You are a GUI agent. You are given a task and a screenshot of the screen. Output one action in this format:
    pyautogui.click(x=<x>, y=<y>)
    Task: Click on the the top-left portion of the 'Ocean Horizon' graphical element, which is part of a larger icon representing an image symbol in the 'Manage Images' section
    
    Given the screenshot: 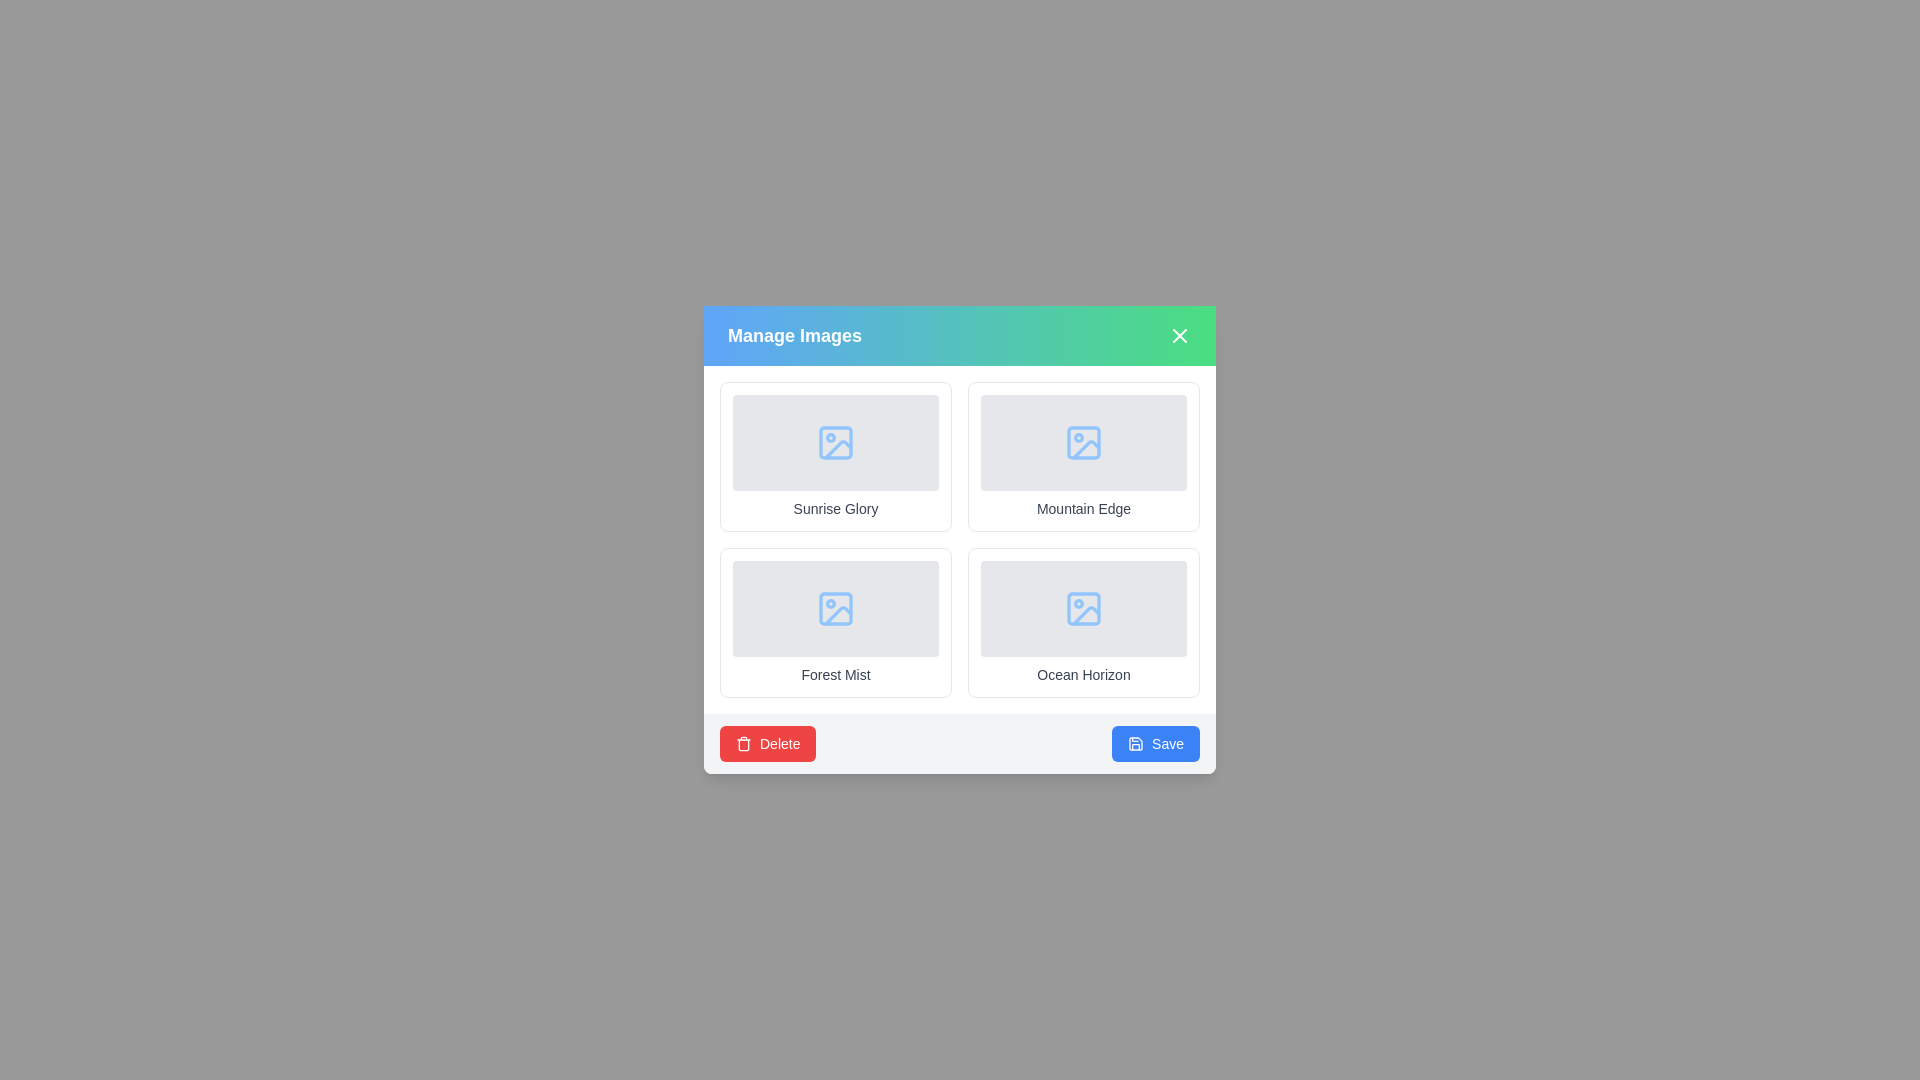 What is the action you would take?
    pyautogui.click(x=1083, y=608)
    